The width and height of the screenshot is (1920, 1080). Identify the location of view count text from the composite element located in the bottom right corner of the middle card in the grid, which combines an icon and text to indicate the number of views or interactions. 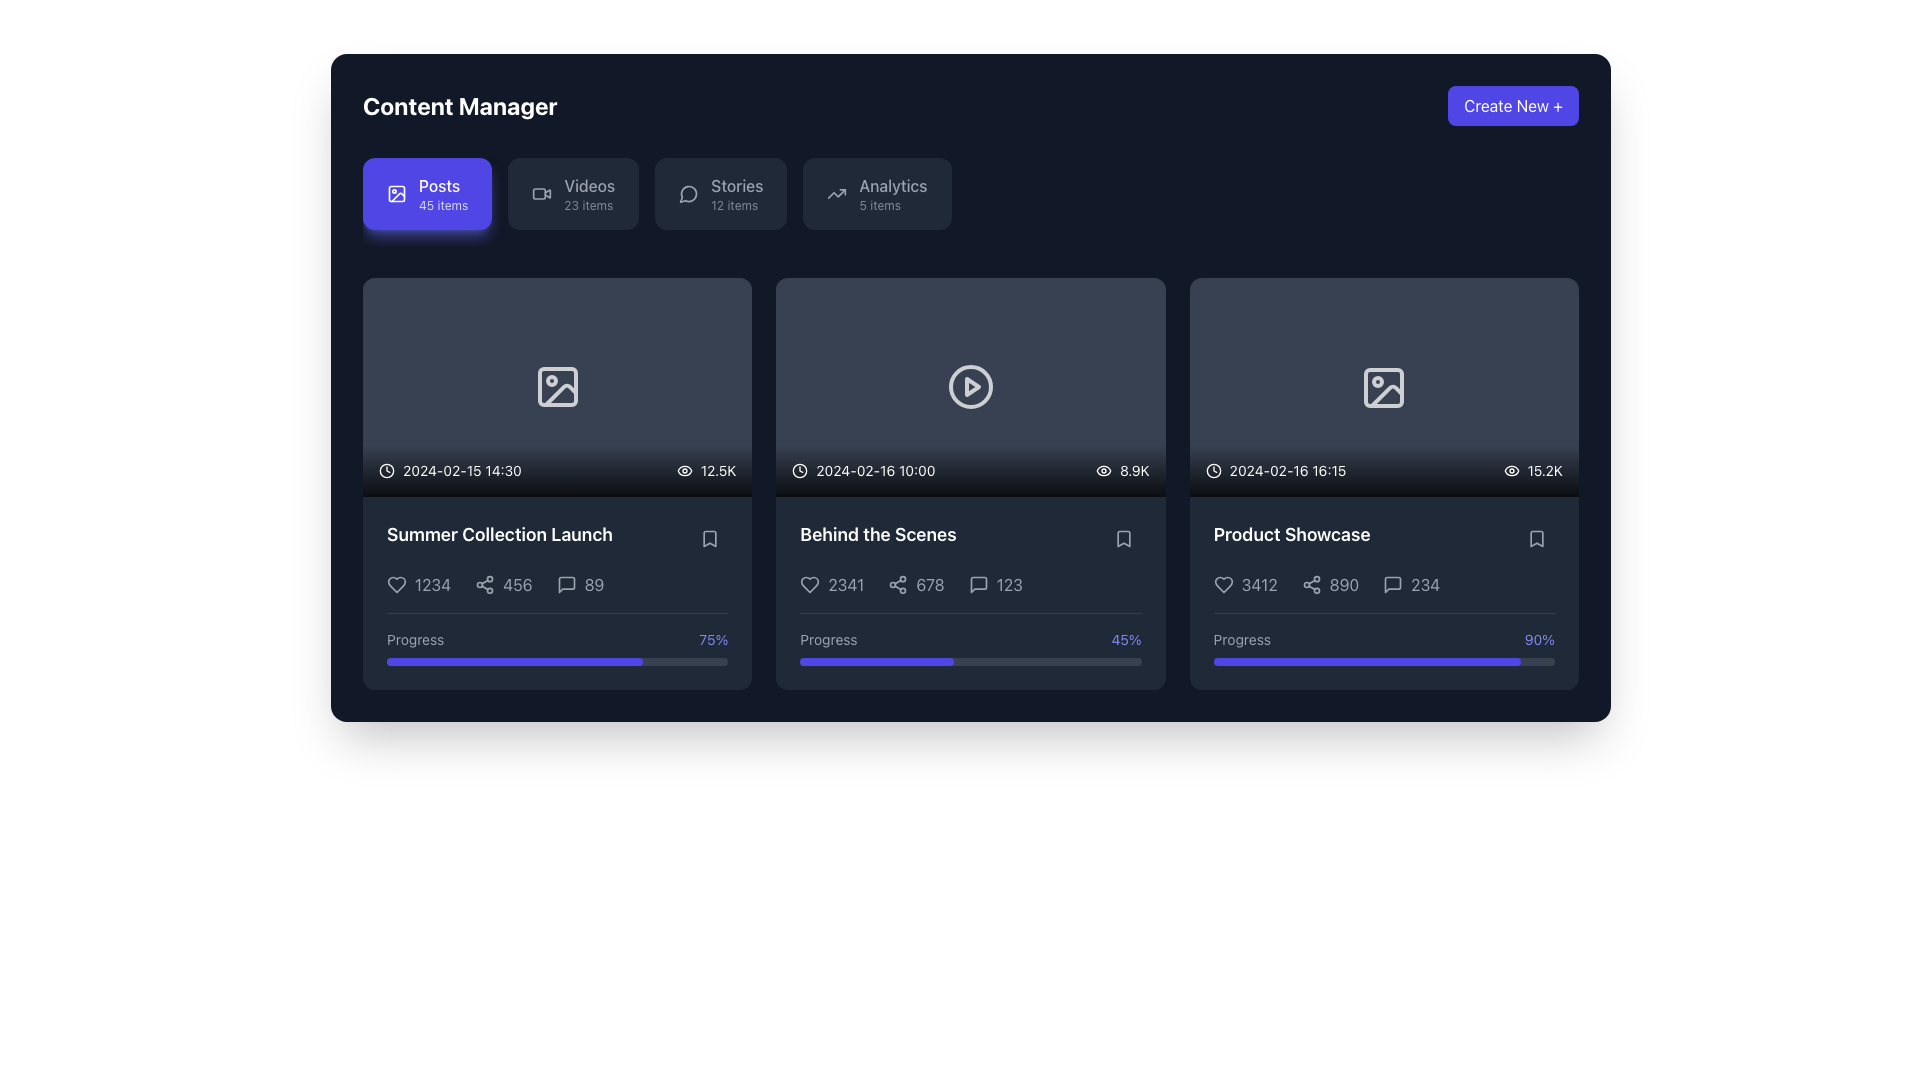
(1122, 470).